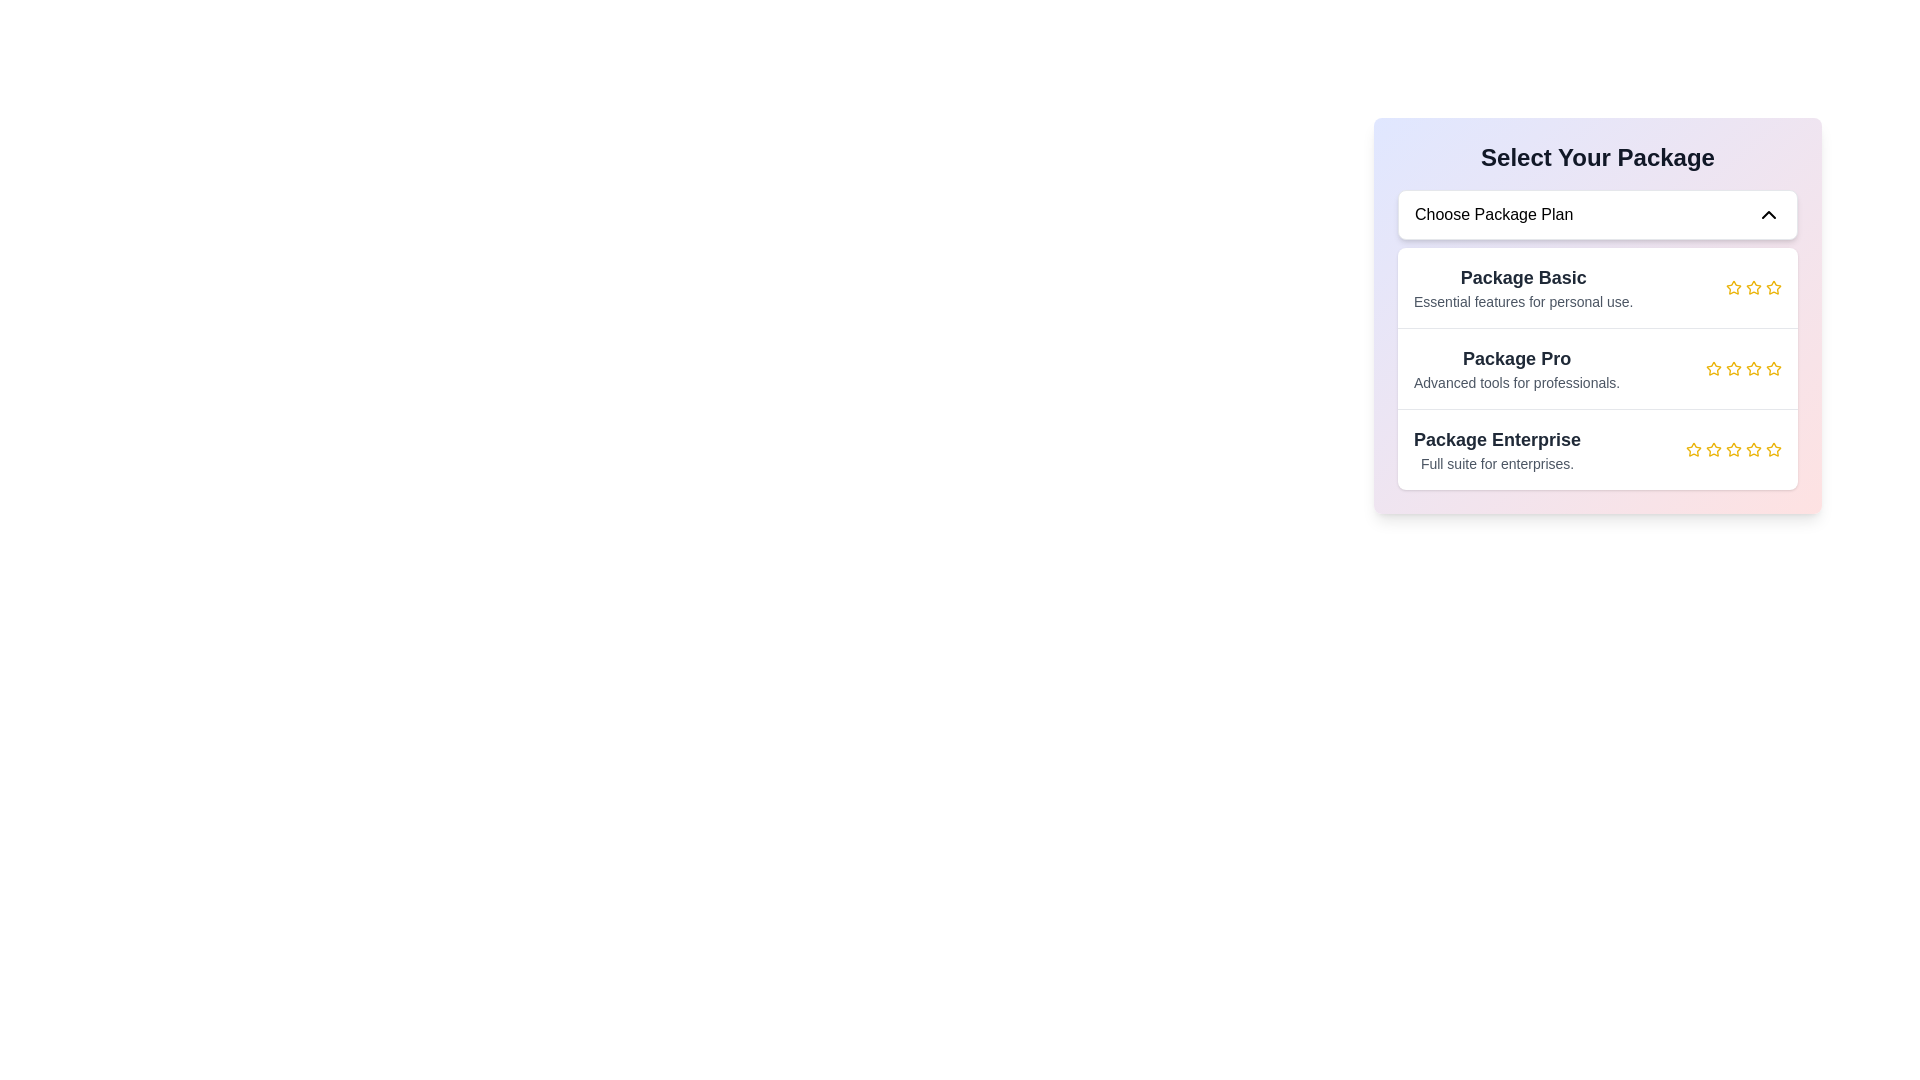  I want to click on the fifth yellow star icon representing the rating for the 'Package Basic' plan in the 'Select Your Package' section to rate it, so click(1774, 288).